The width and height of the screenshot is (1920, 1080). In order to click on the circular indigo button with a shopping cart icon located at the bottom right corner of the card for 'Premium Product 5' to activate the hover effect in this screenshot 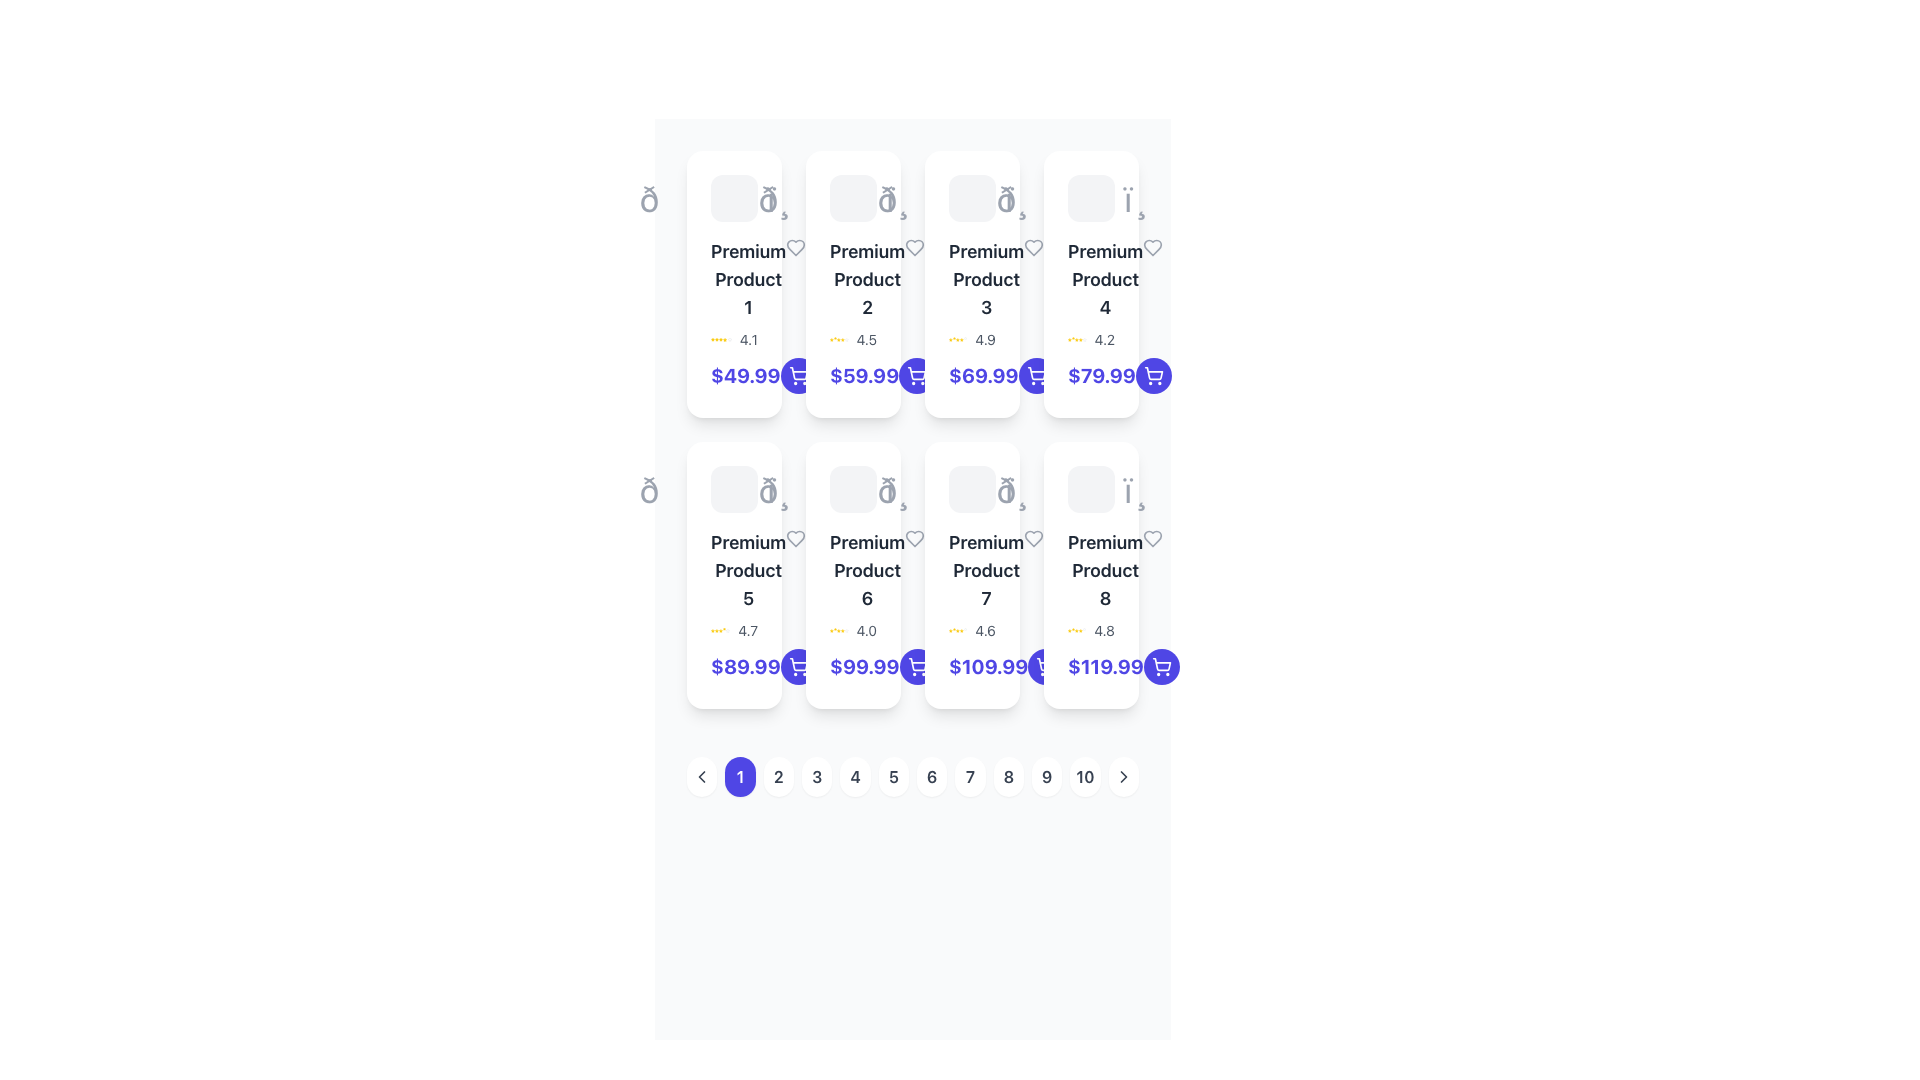, I will do `click(797, 667)`.